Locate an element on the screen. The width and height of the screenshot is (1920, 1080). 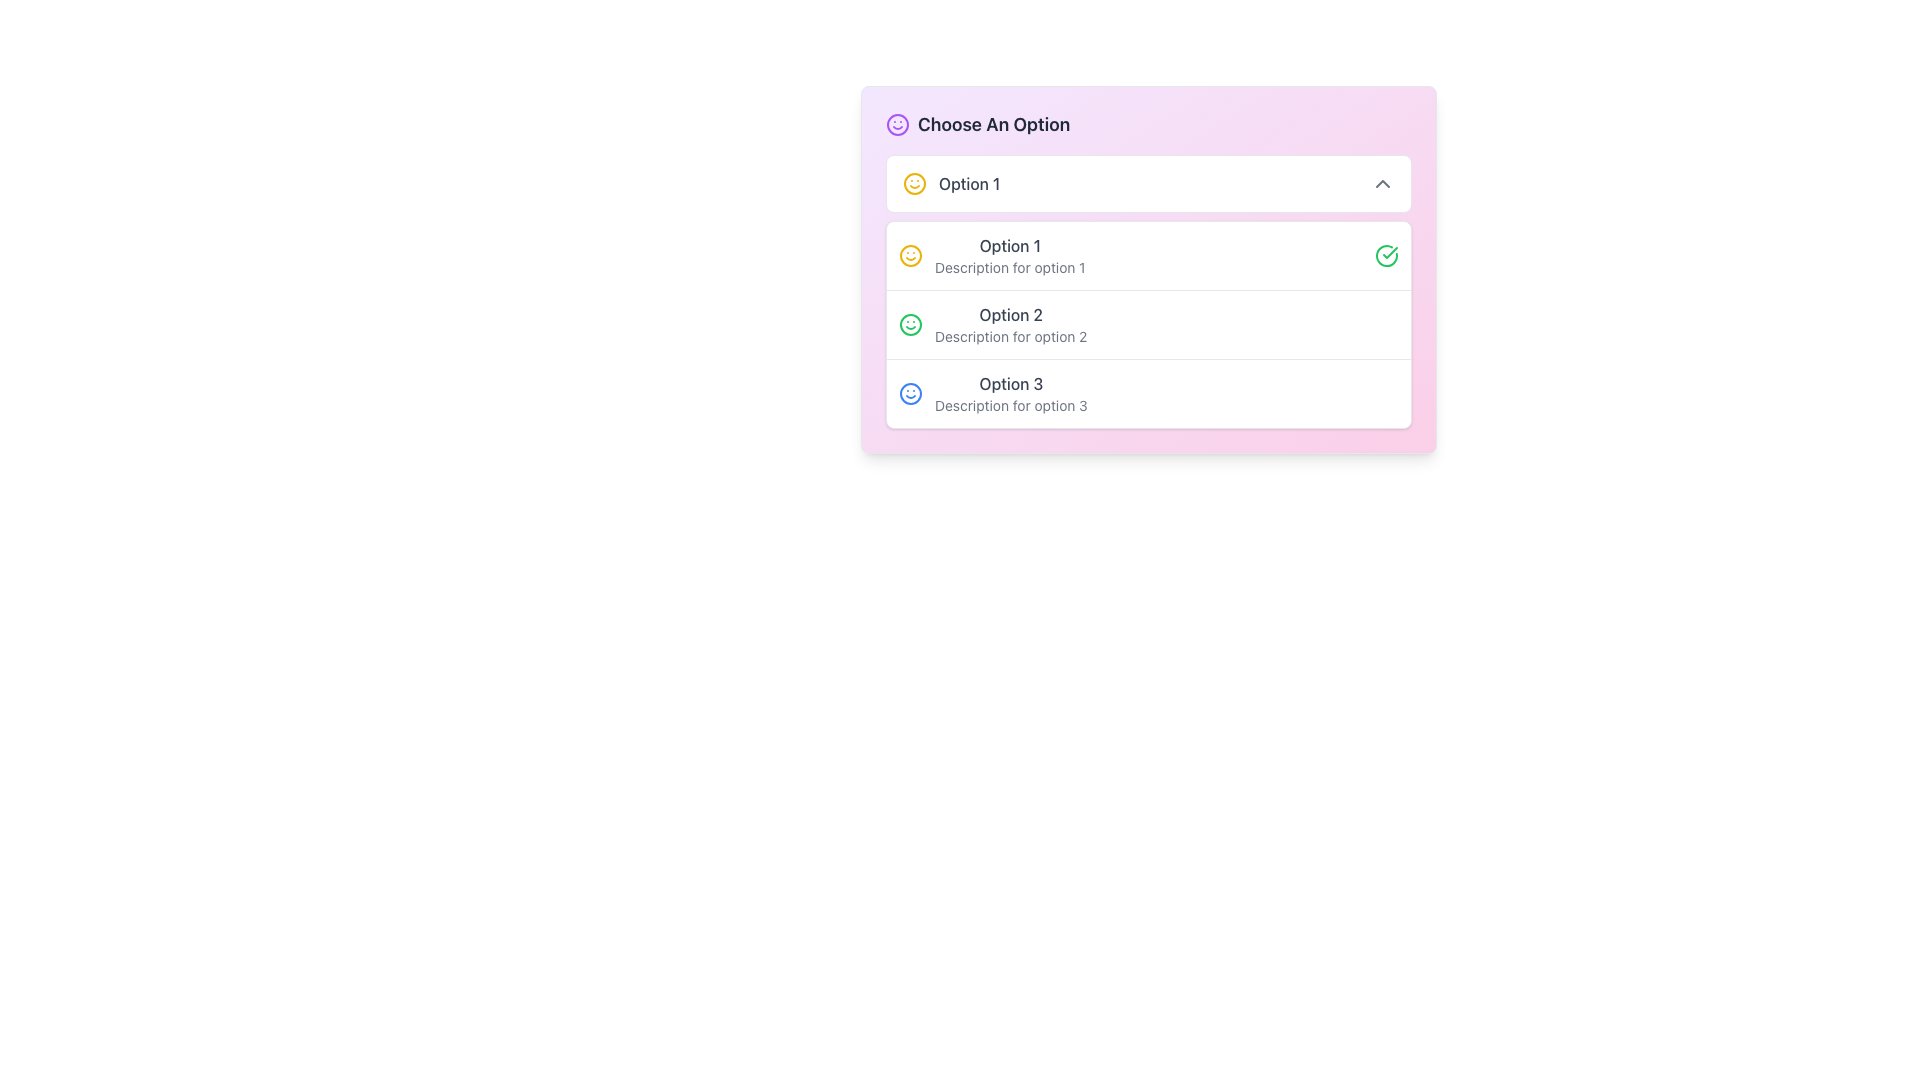
the icon that visually enhances 'Option 3' in the vertical list, located at the top-left corner of the third option is located at coordinates (910, 393).